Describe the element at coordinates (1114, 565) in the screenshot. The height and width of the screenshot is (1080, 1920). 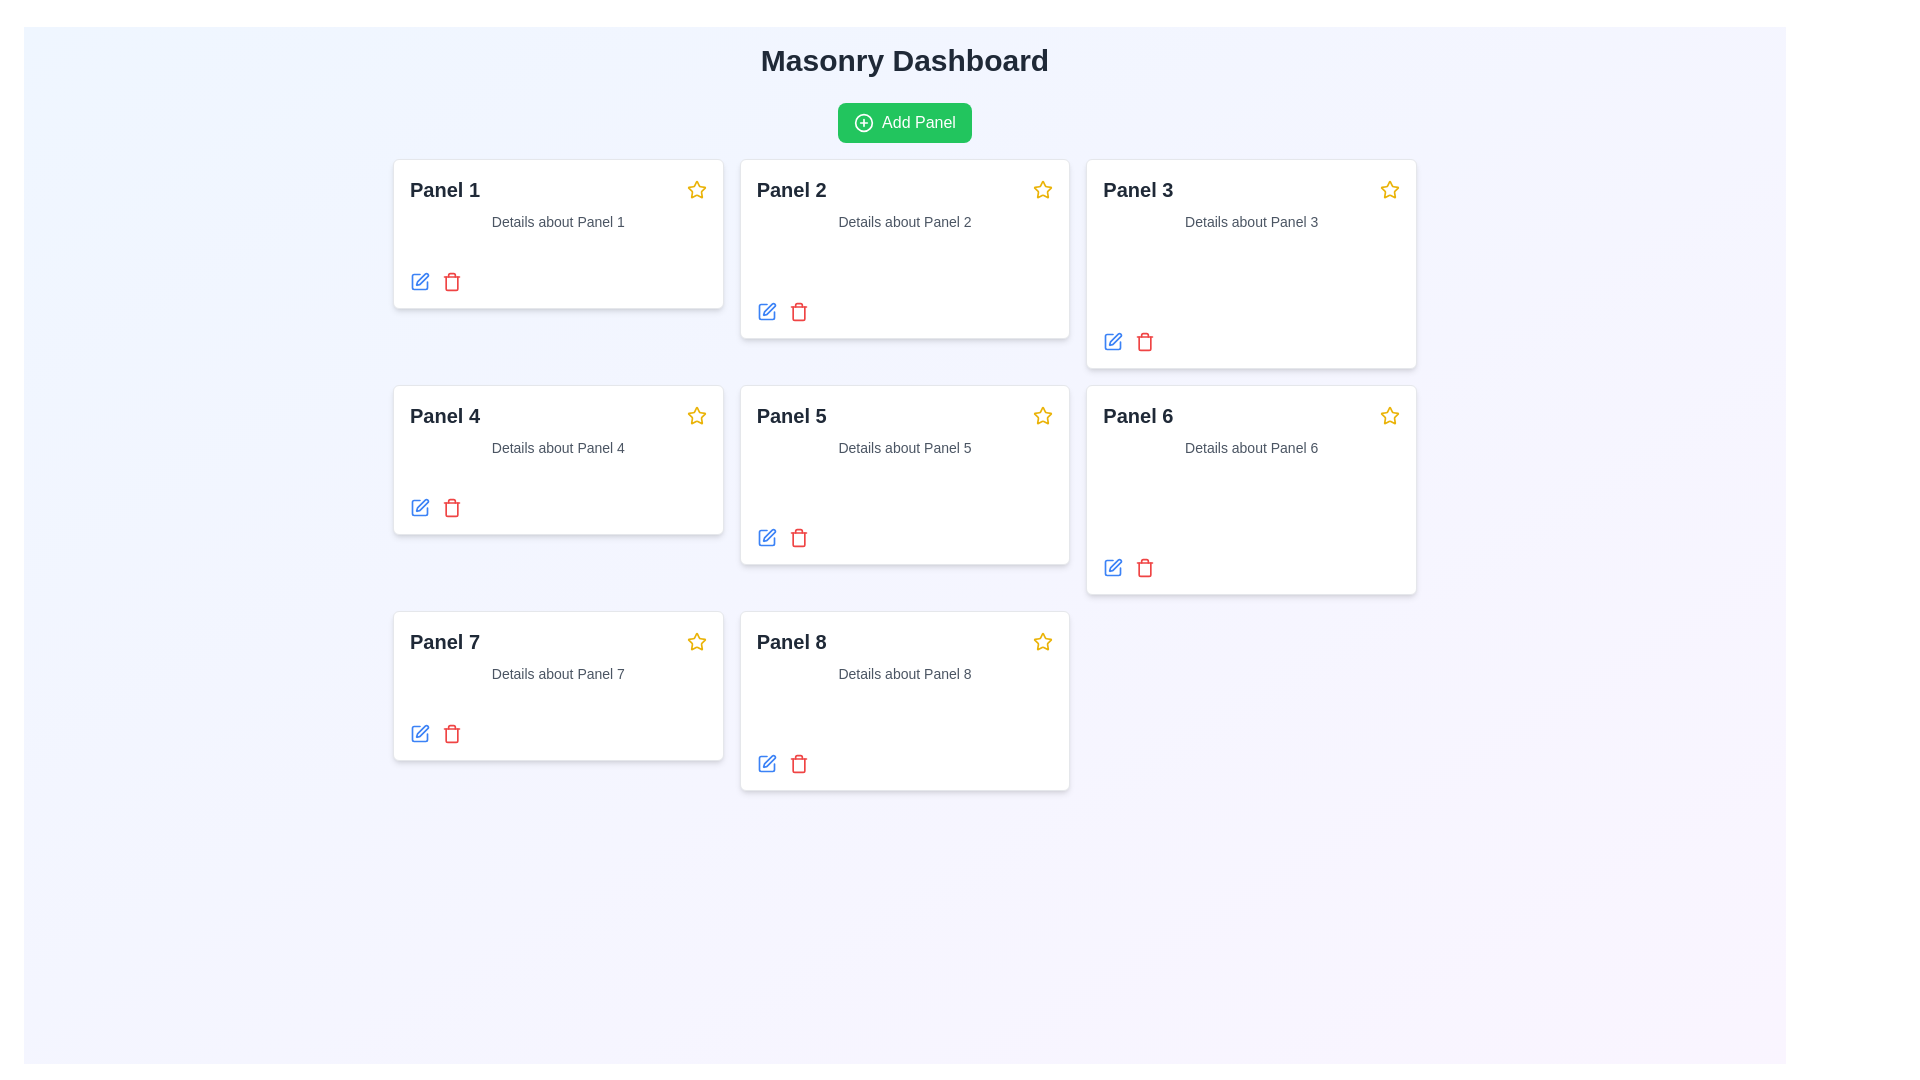
I see `the Edit button represented by the SVG pen icon located at the bottom-left corner of Panel 6 to initiate the editing process` at that location.